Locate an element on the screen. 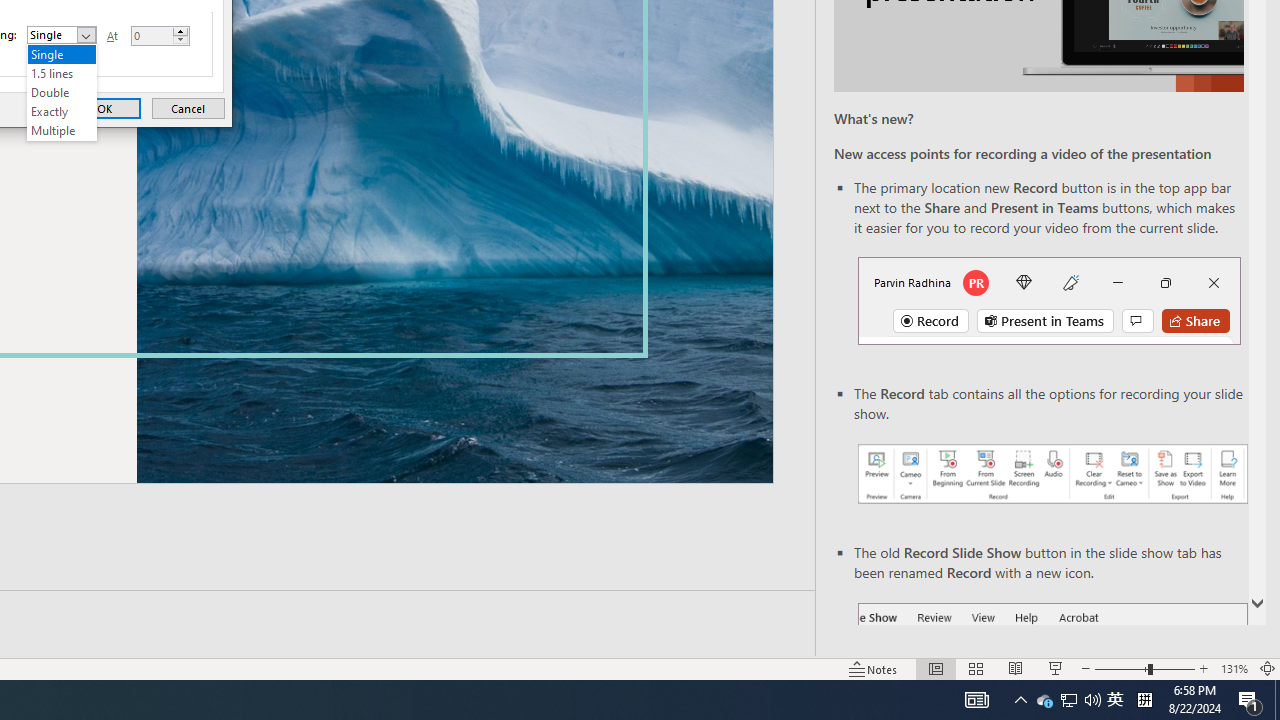 The image size is (1280, 720). 'At' is located at coordinates (160, 36).